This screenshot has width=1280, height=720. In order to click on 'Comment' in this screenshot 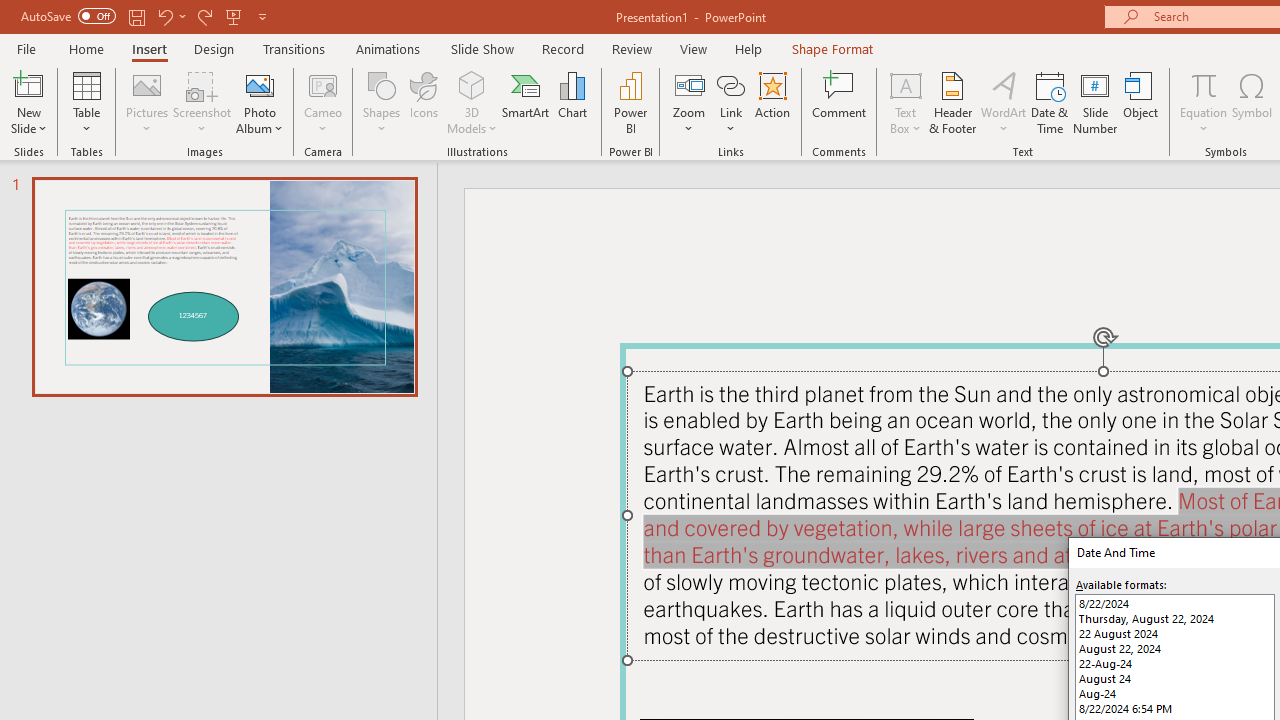, I will do `click(839, 103)`.